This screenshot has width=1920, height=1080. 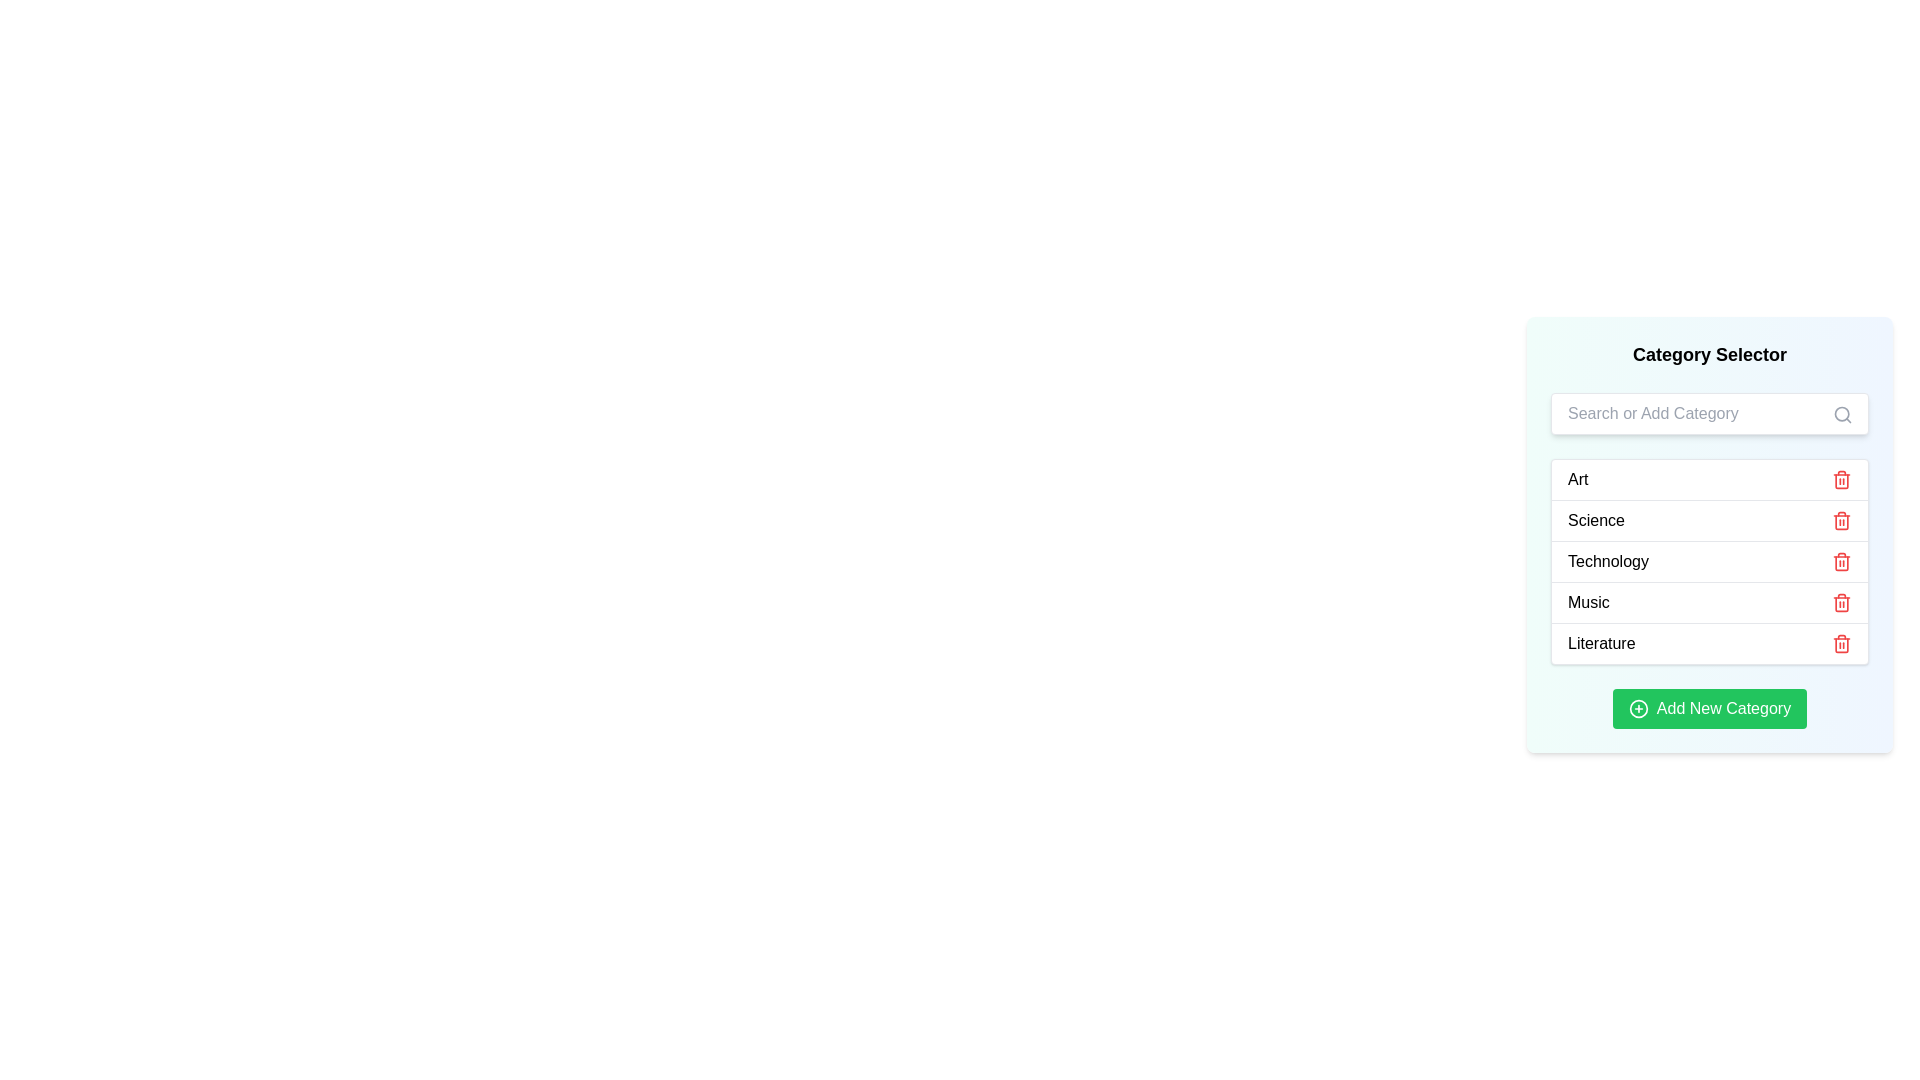 What do you see at coordinates (1841, 481) in the screenshot?
I see `the main body of the trash can icon, which represents the delete functionality for the 'Art' category option` at bounding box center [1841, 481].